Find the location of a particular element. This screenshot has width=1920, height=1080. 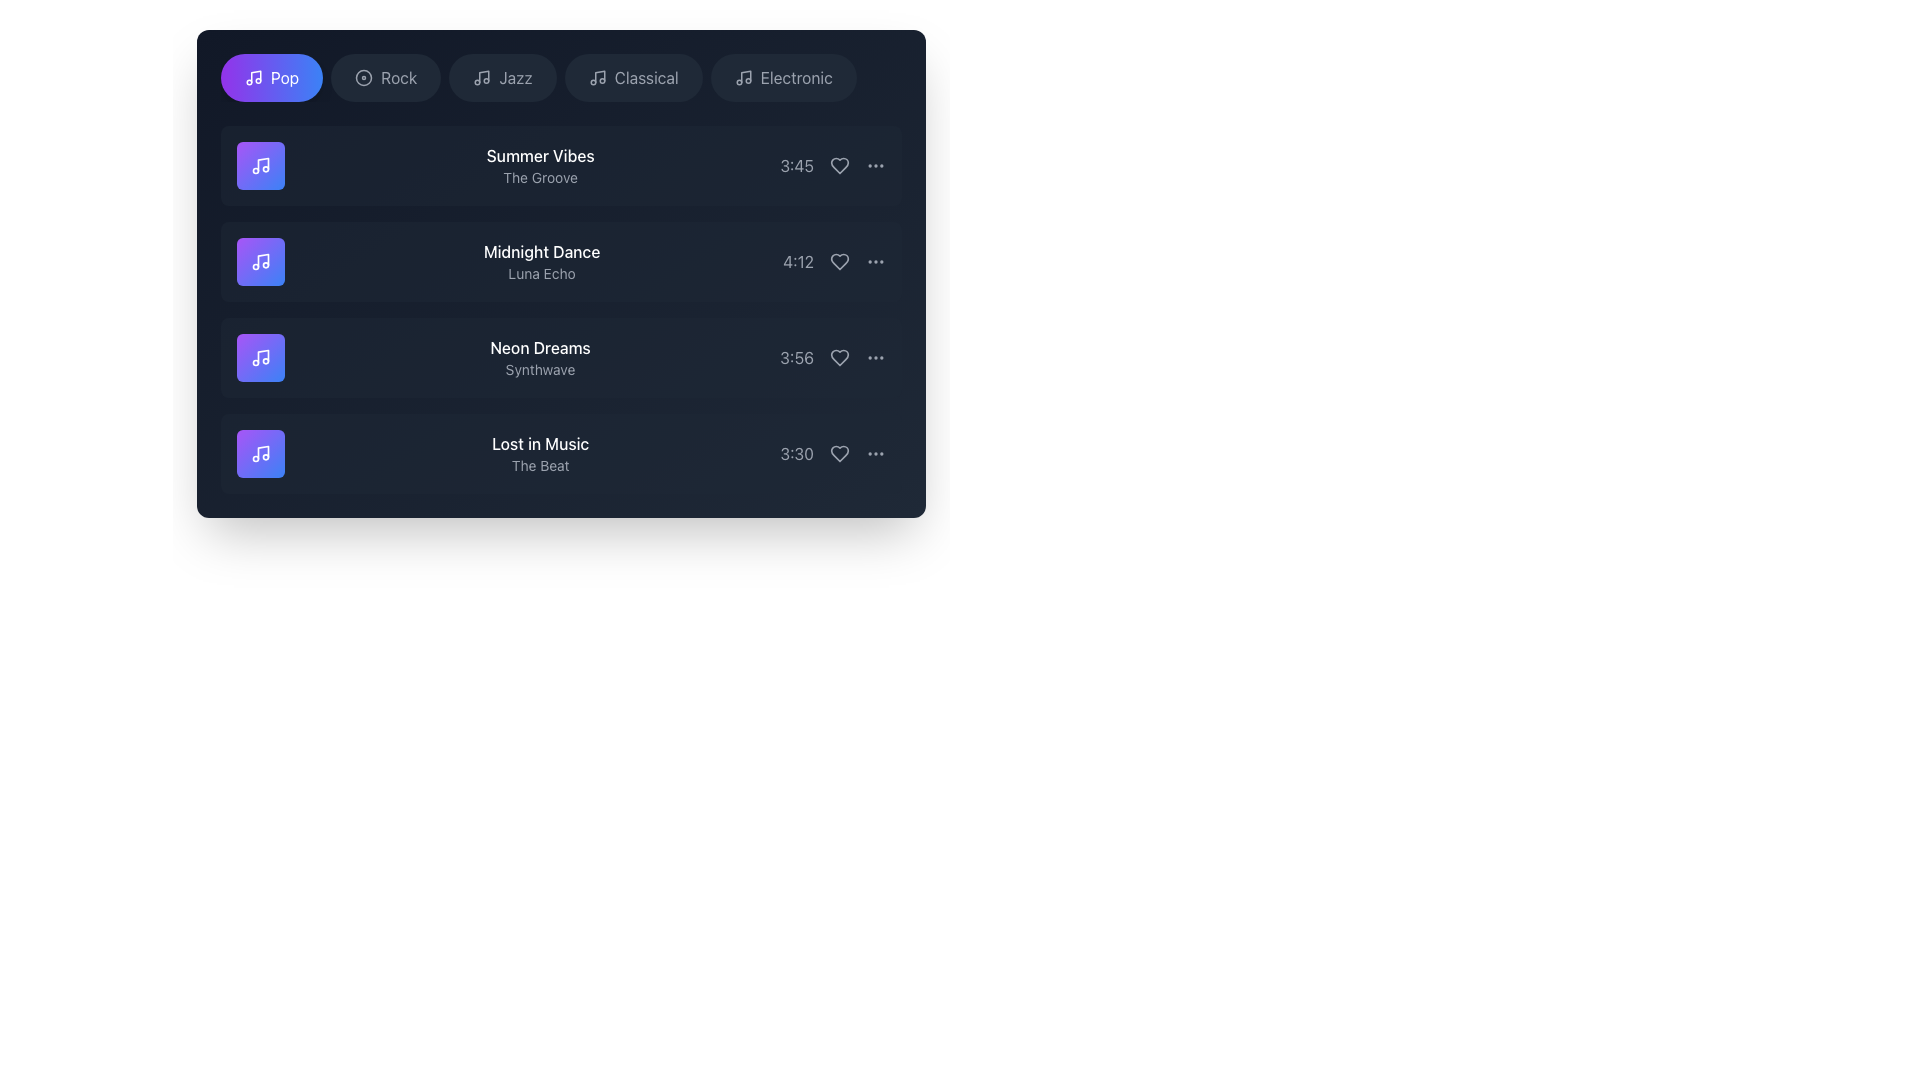

the 'Rock' music genre button, which is the second button in a horizontal list of genre buttons located between the 'Pop' and 'Jazz' buttons is located at coordinates (386, 76).